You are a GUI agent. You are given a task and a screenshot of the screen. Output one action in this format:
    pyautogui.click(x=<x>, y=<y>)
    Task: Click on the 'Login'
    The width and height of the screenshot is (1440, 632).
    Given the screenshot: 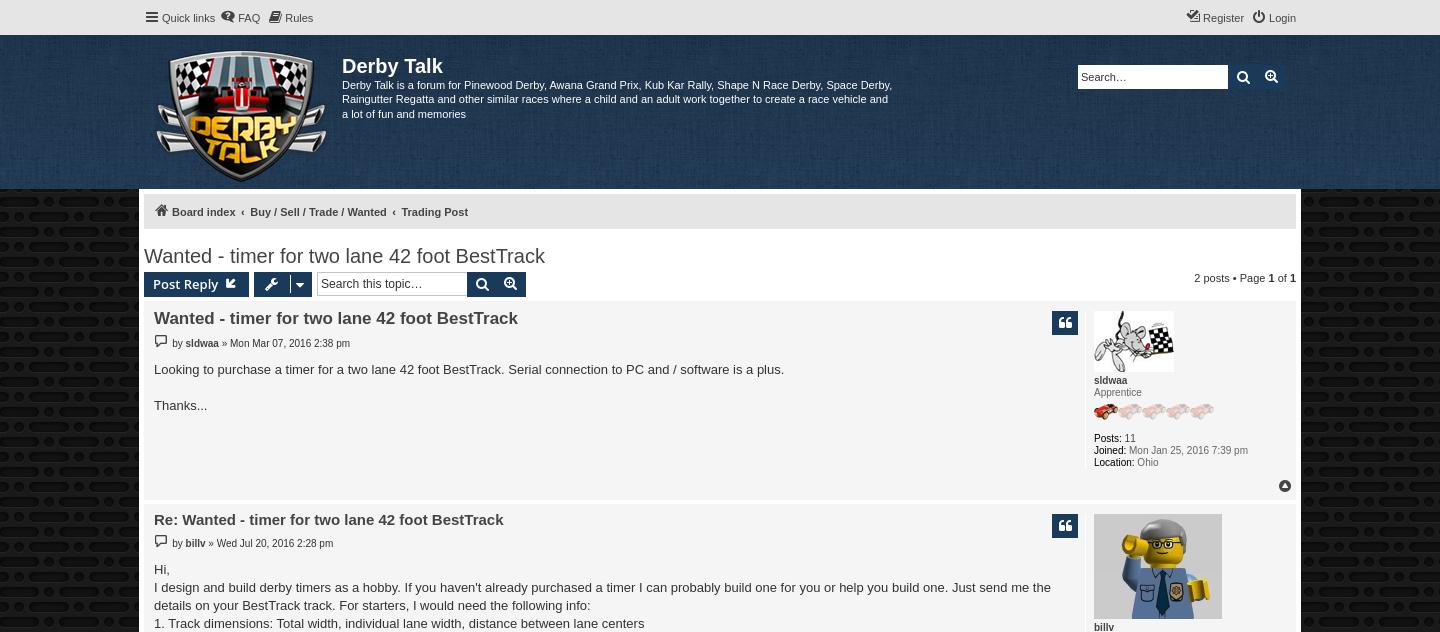 What is the action you would take?
    pyautogui.click(x=1282, y=18)
    